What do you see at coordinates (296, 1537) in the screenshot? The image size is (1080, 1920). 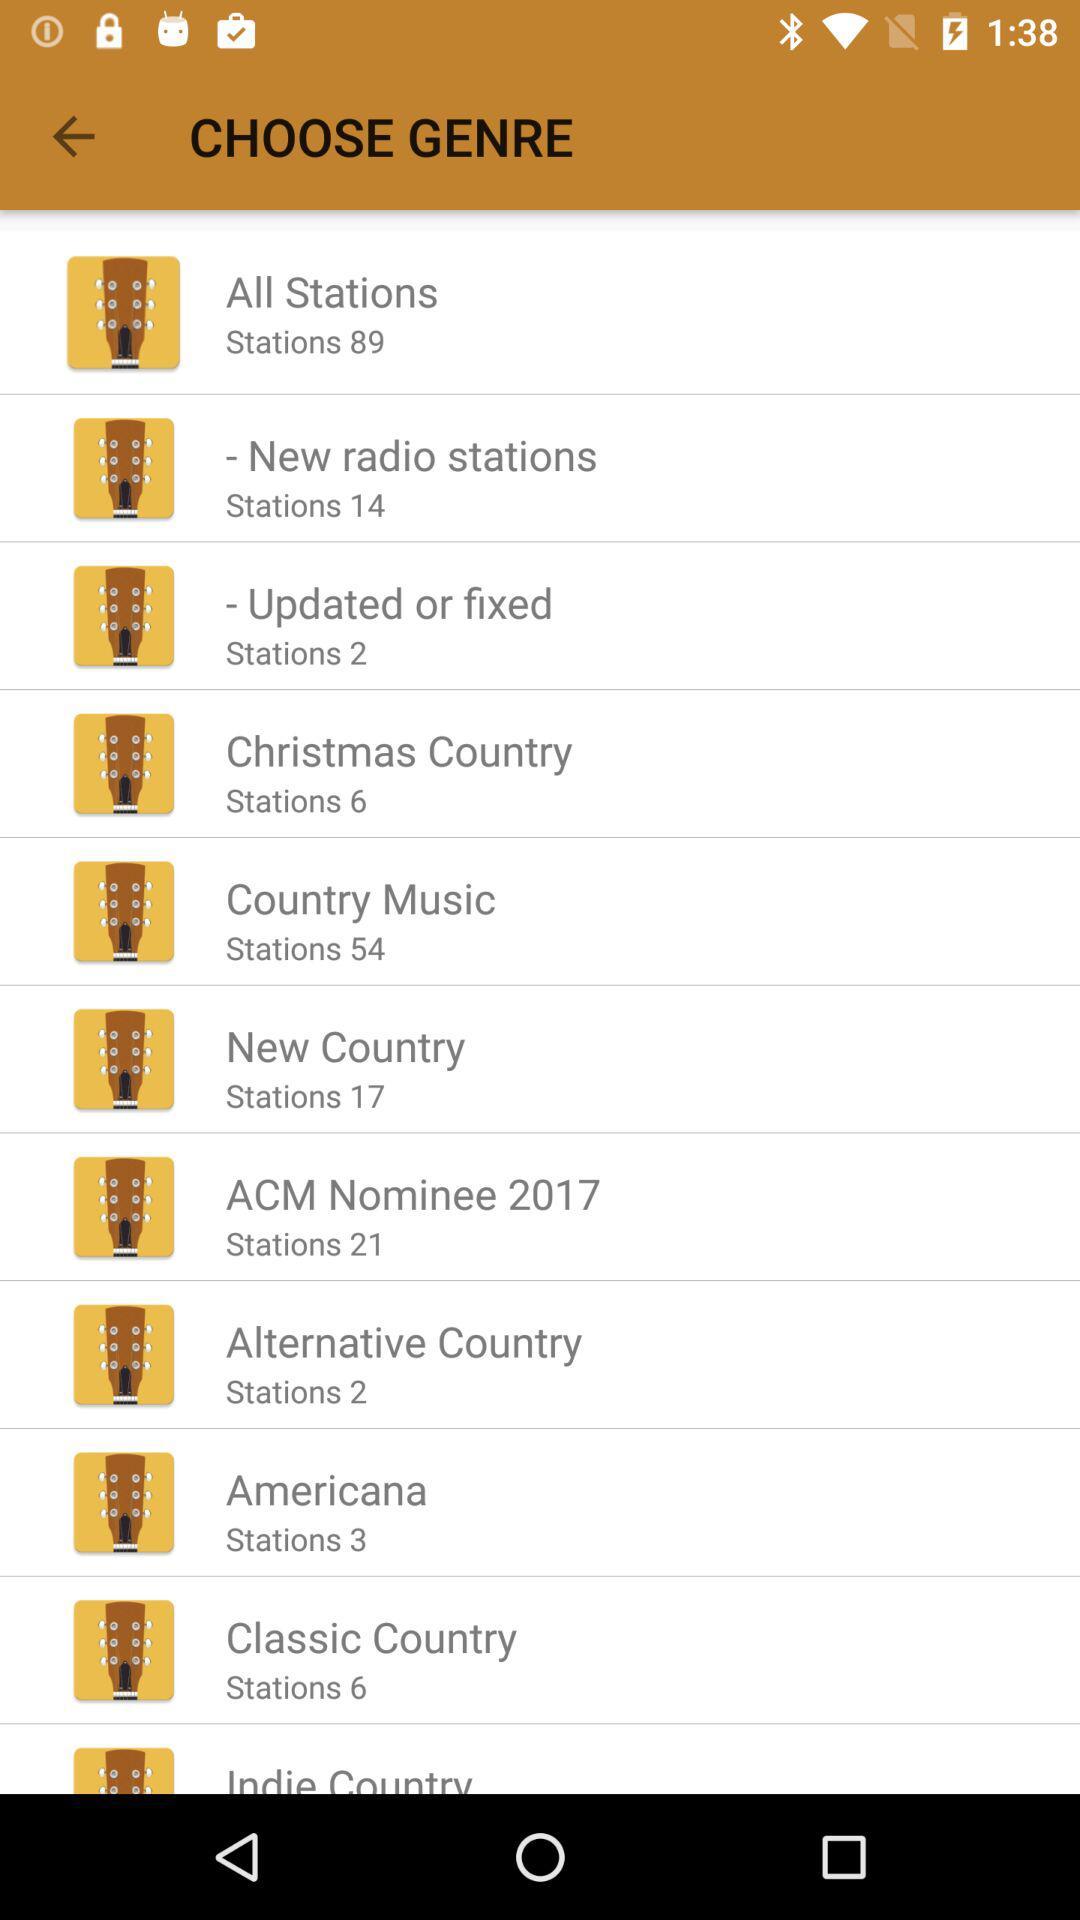 I see `item above the classic country icon` at bounding box center [296, 1537].